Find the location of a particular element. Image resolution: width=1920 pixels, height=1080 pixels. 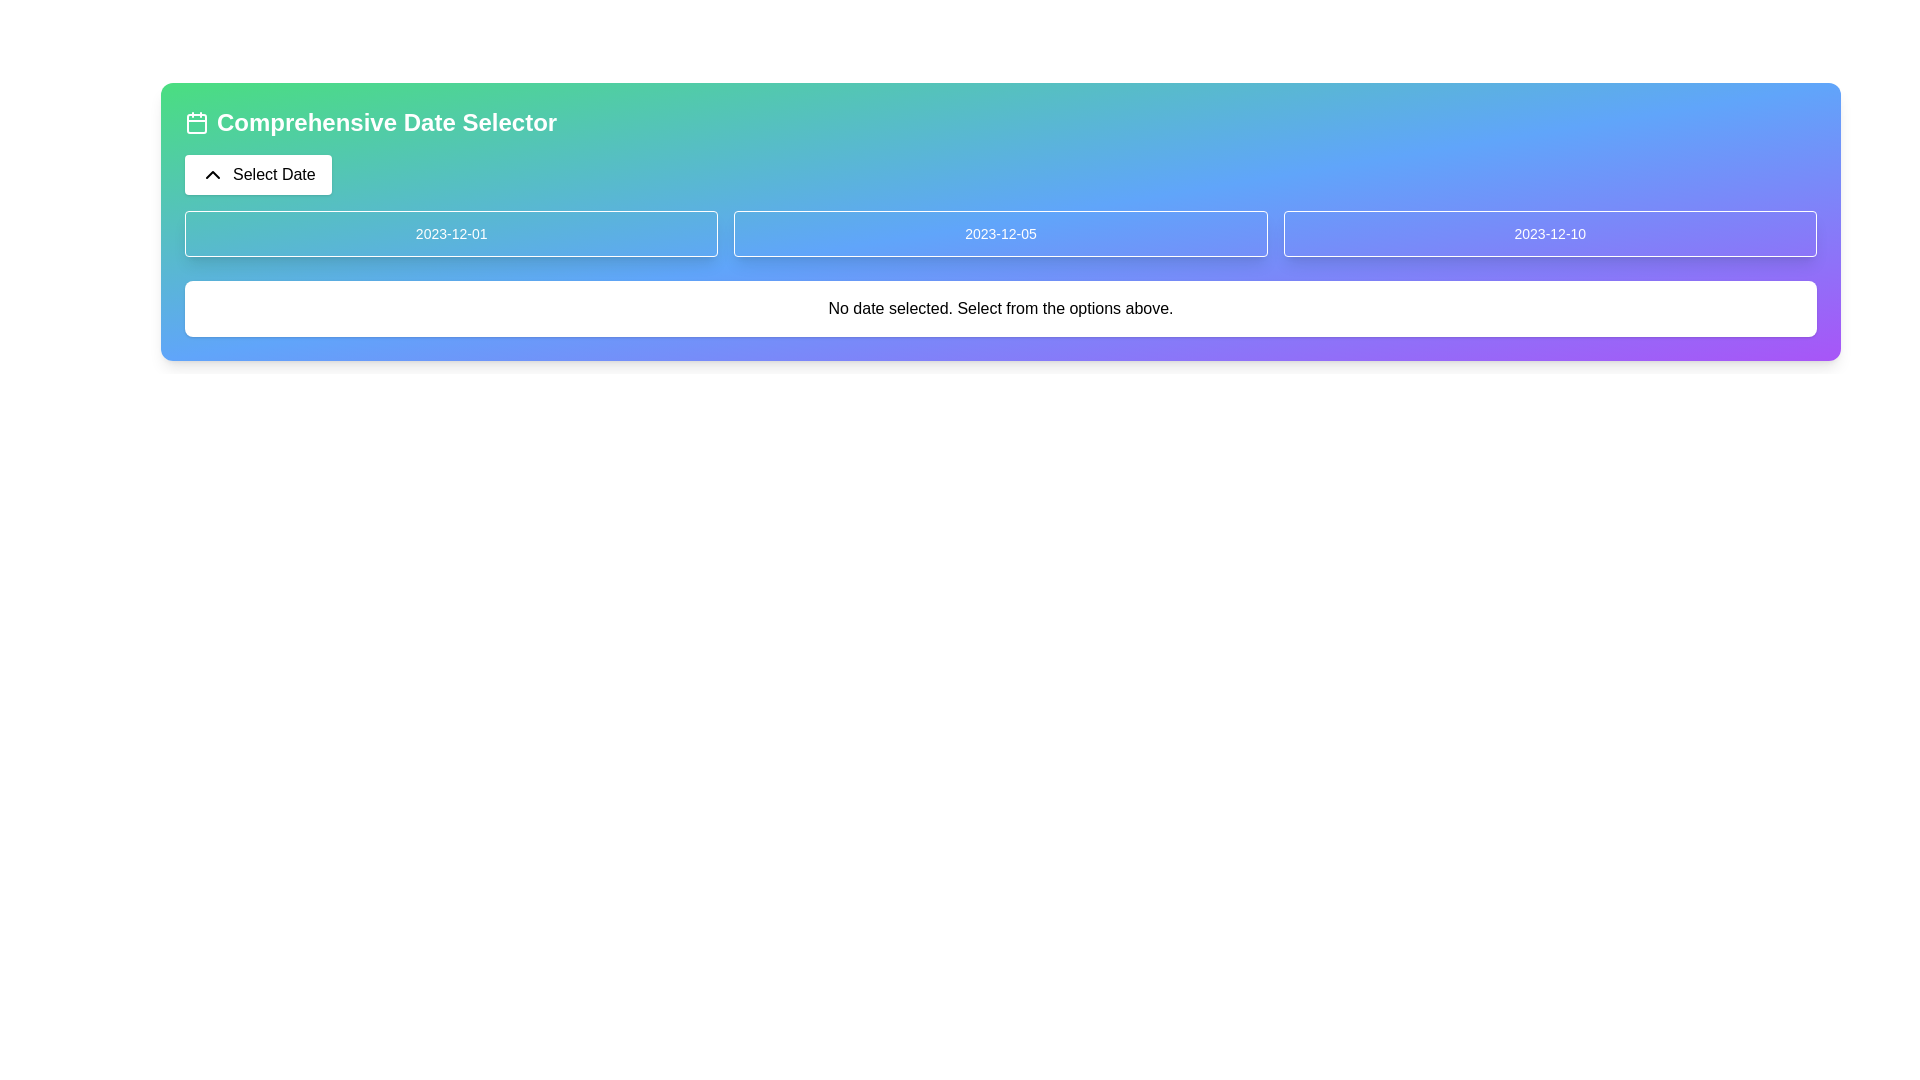

the text element that says 'No date selected. Select from the options above.', which is styled in medium-sized font and is located in the lower part of a white box with rounded corners, horizontally centered is located at coordinates (1001, 308).